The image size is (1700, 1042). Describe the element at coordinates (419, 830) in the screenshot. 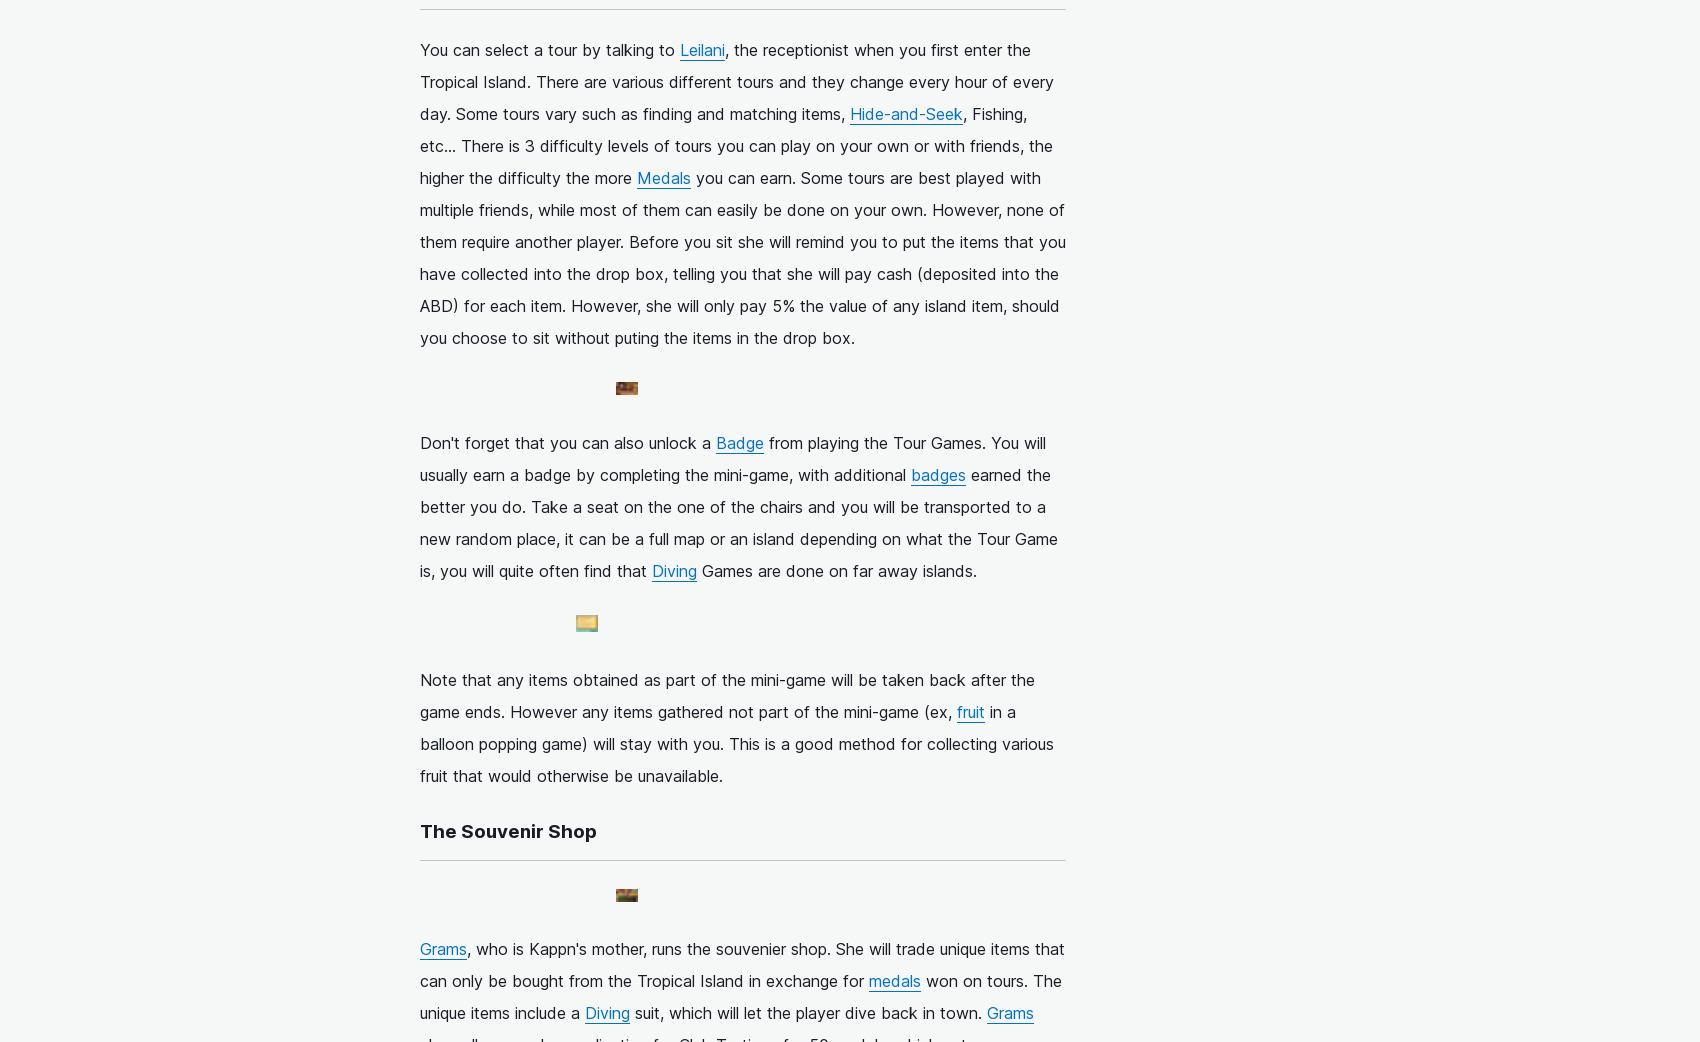

I see `'The Souvenir Shop'` at that location.